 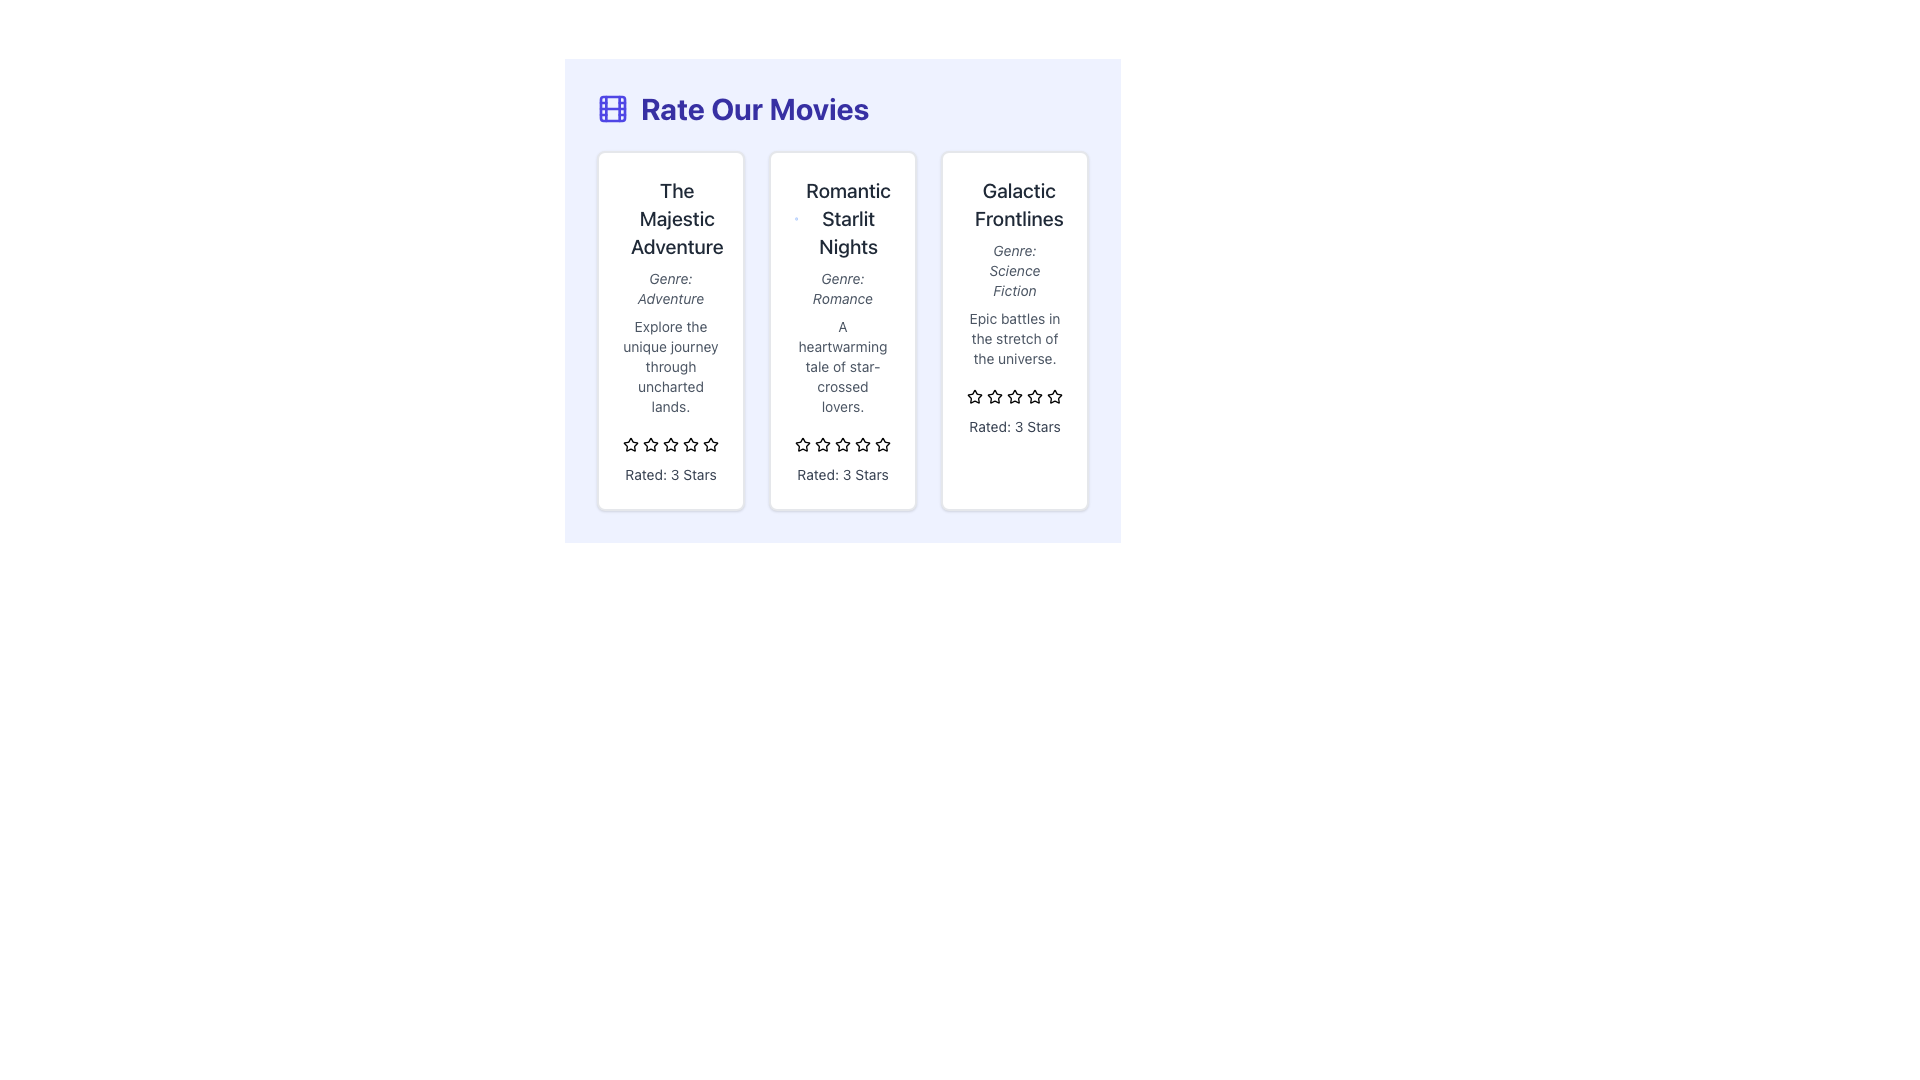 I want to click on the third interactive star icon for rating located below the description of 'The Majestic Adventure', so click(x=691, y=443).